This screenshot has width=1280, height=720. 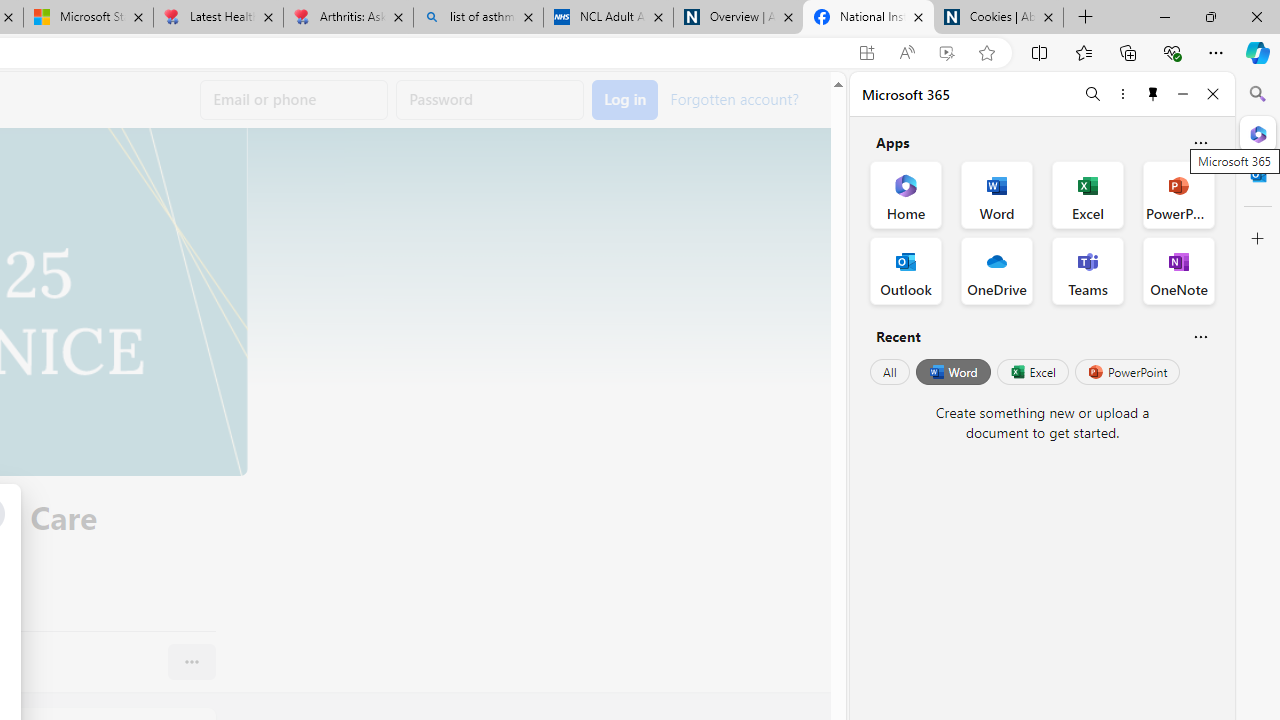 What do you see at coordinates (607, 17) in the screenshot?
I see `'NCL Adult Asthma Inhaler Choice Guideline'` at bounding box center [607, 17].